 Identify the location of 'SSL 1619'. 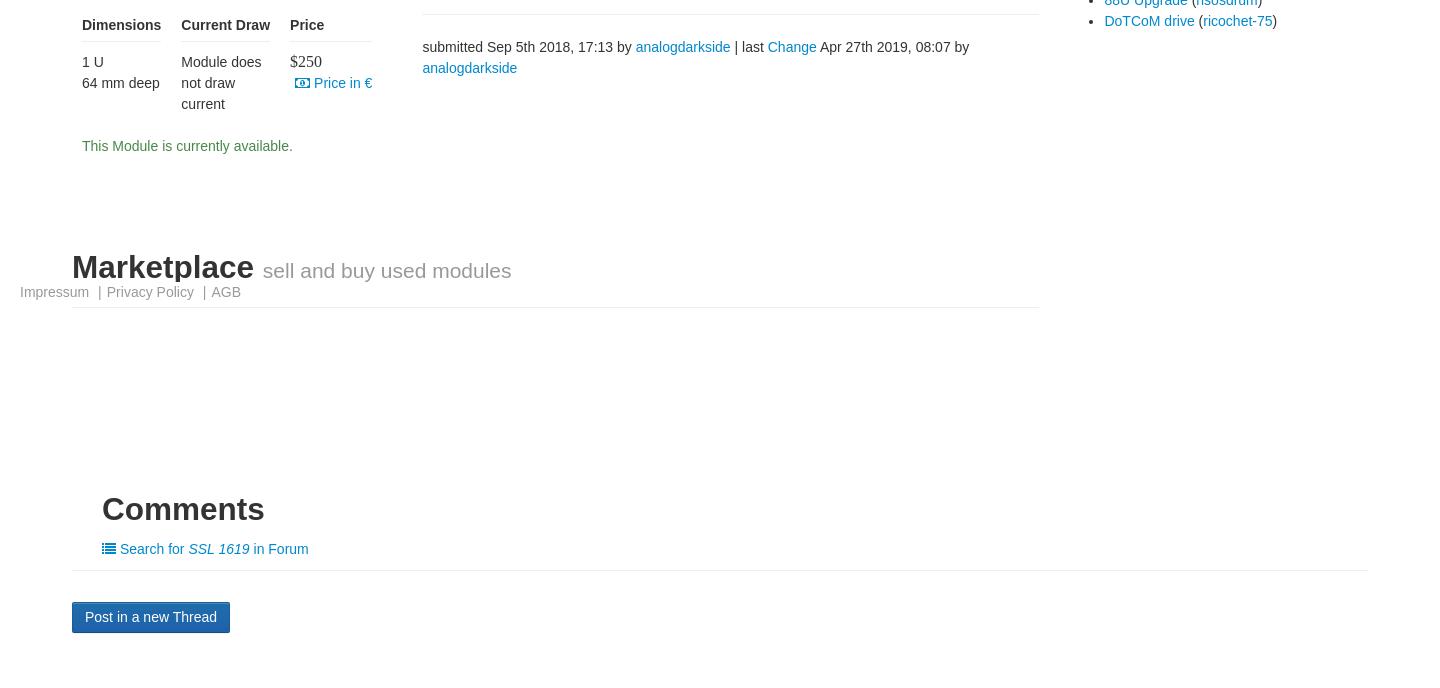
(218, 548).